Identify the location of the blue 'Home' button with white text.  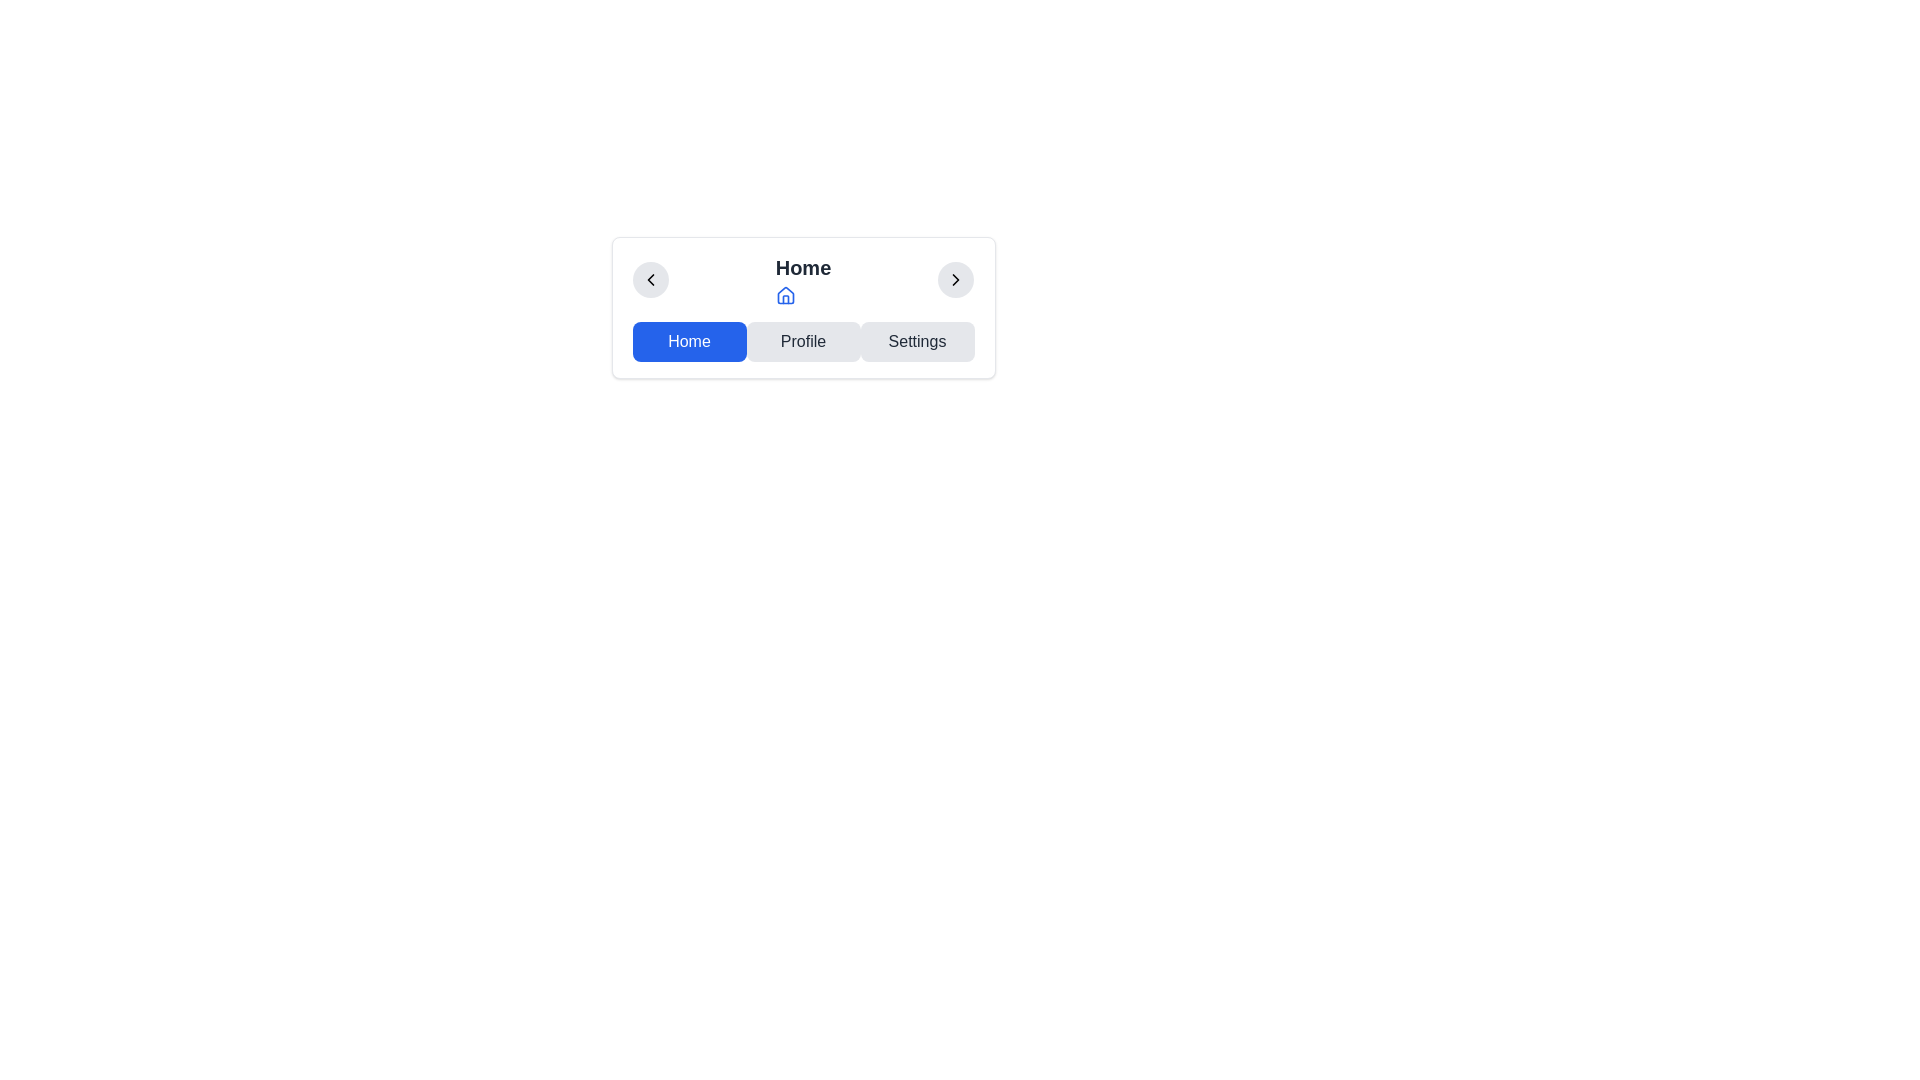
(689, 341).